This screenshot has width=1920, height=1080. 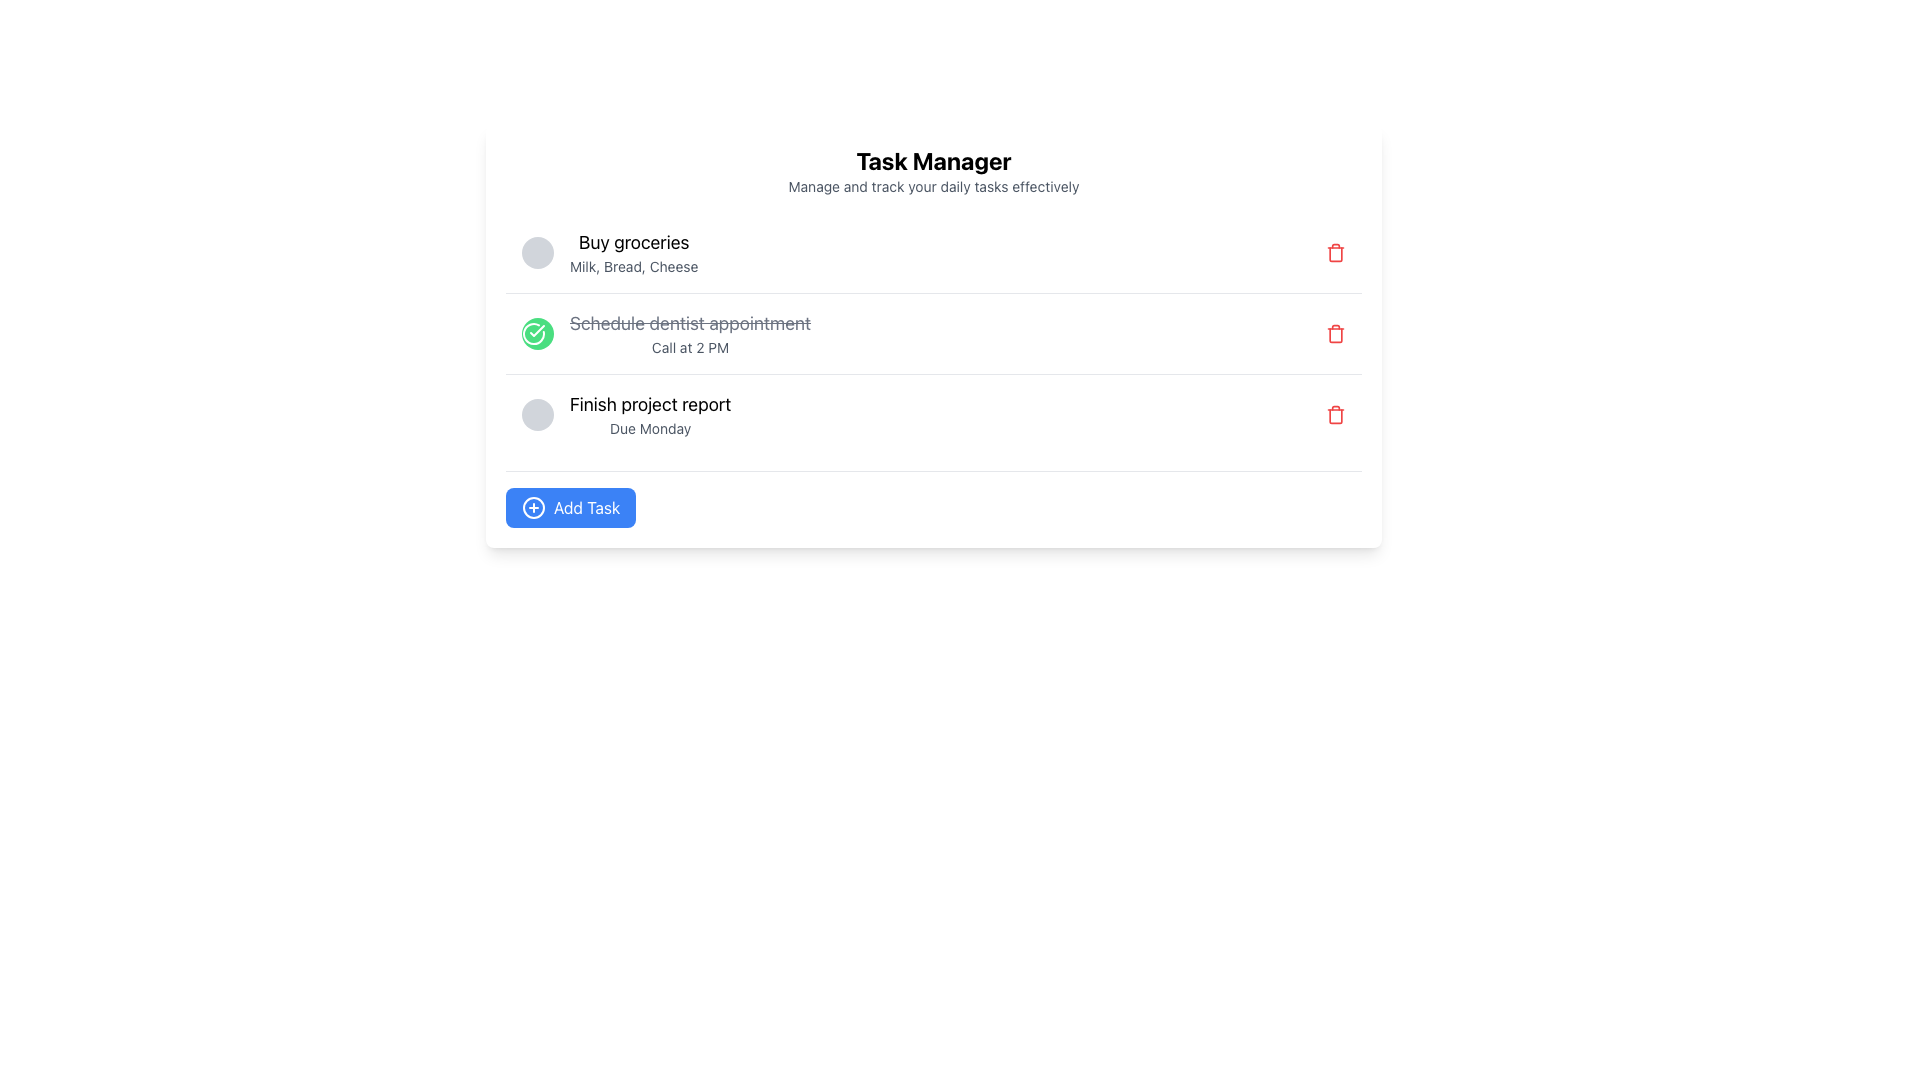 I want to click on text label displaying 'Milk, Bread, Cheese' located directly below the bold text 'Buy groceries' in the task list interface, so click(x=633, y=265).